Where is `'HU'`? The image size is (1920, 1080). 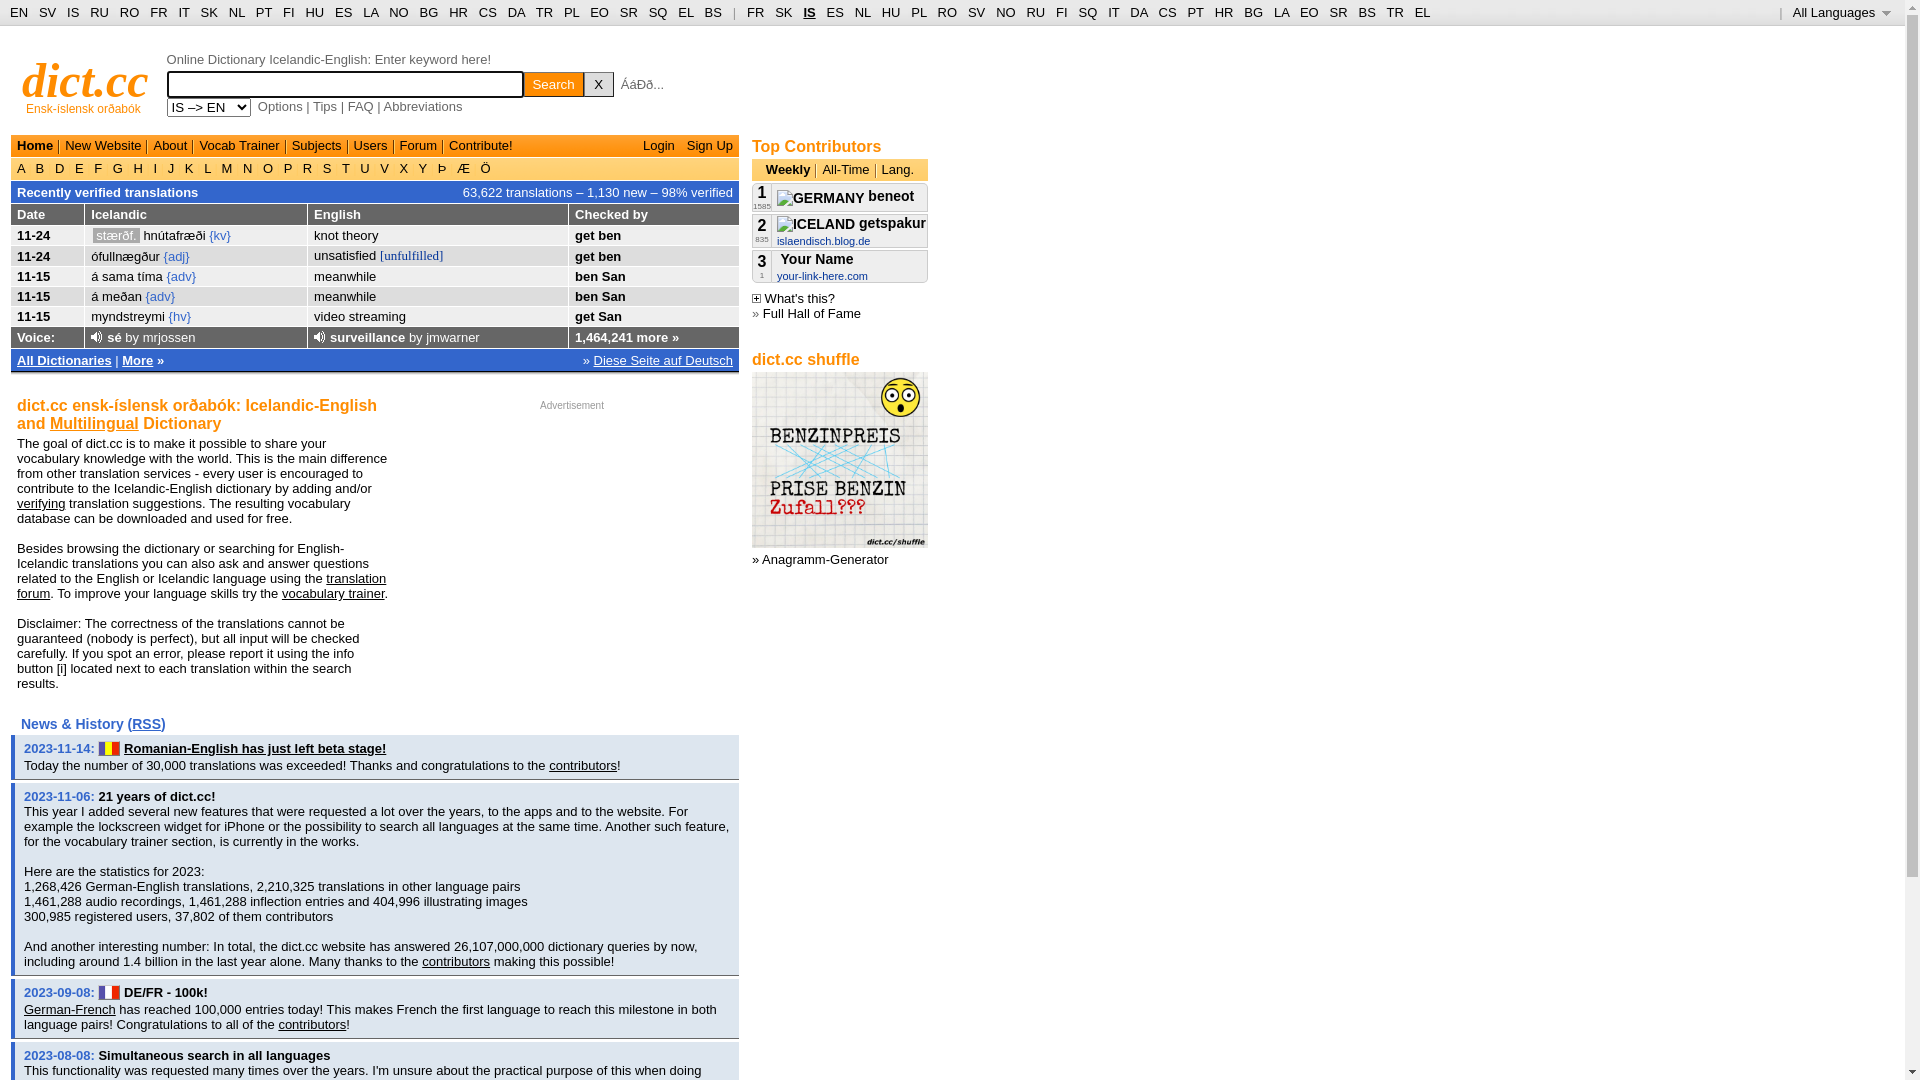 'HU' is located at coordinates (890, 12).